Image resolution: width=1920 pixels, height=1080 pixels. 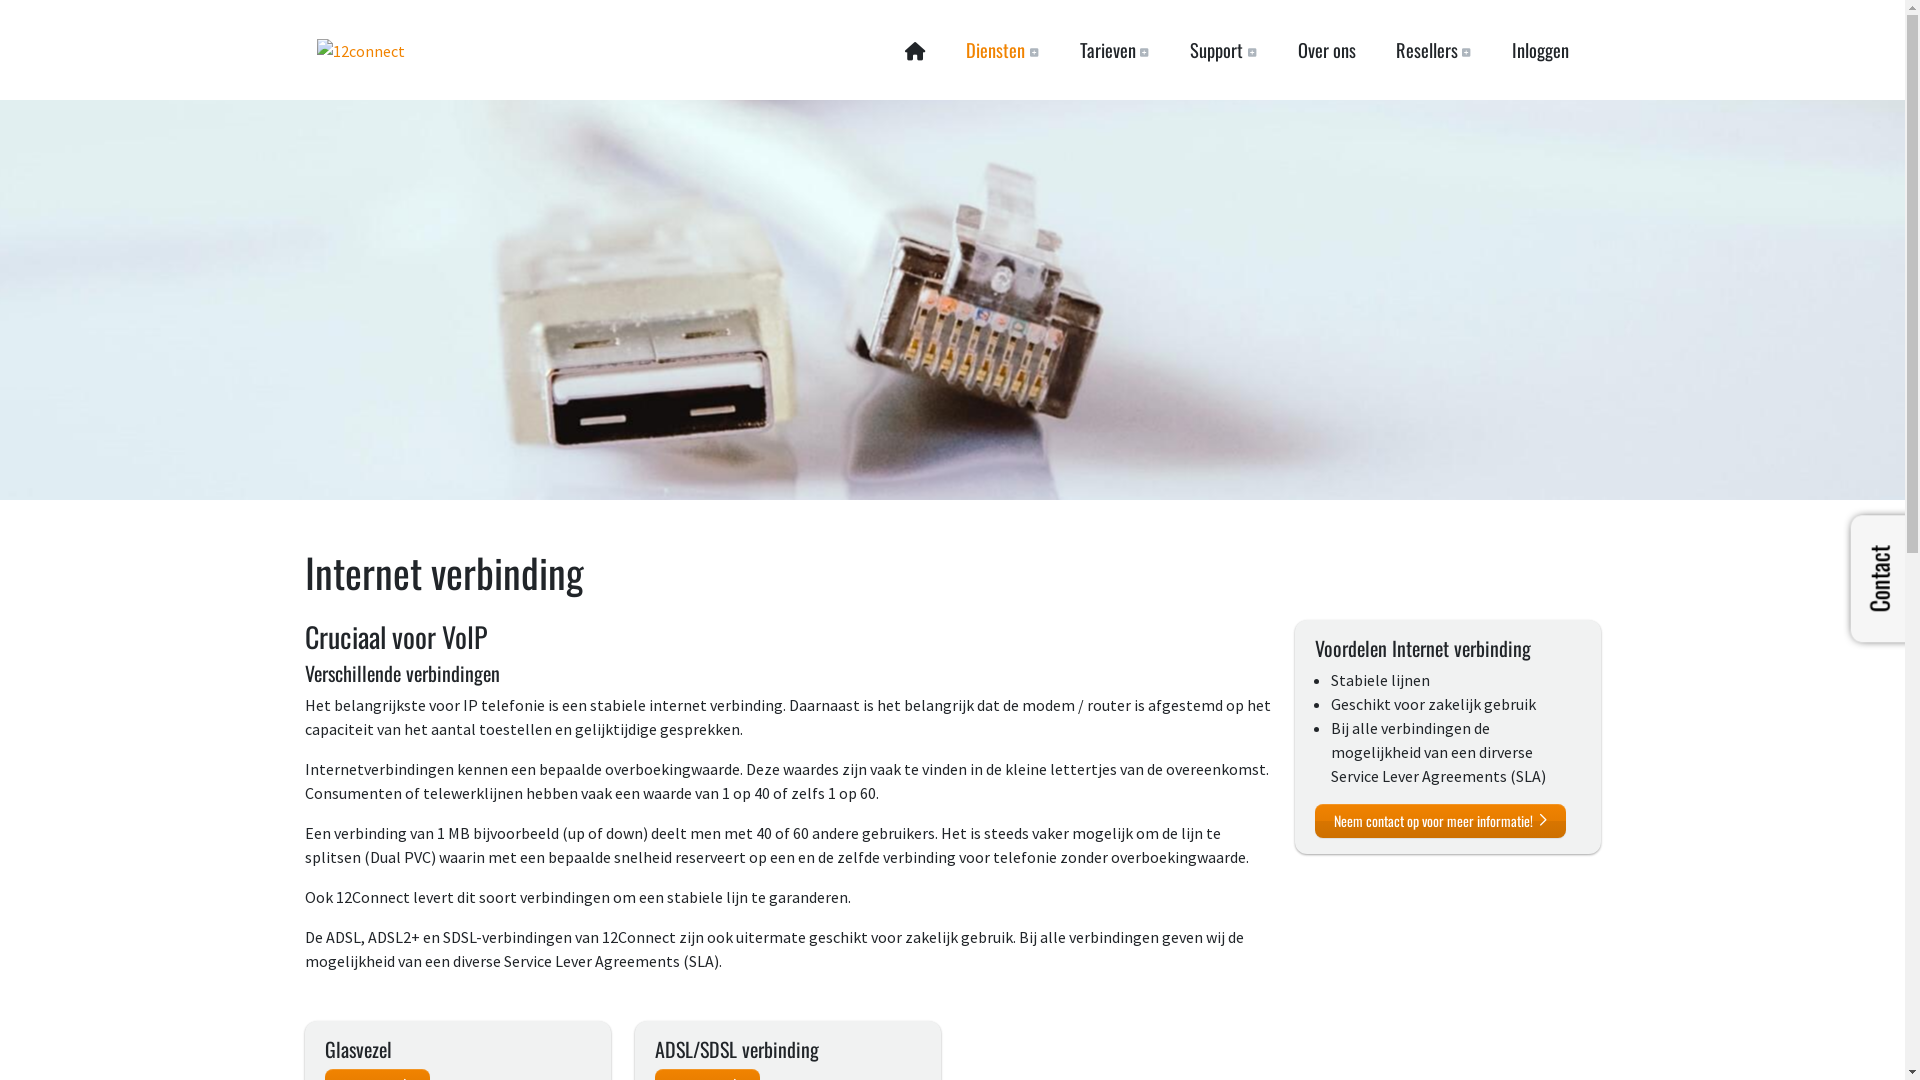 I want to click on 'Diensten', so click(x=1002, y=49).